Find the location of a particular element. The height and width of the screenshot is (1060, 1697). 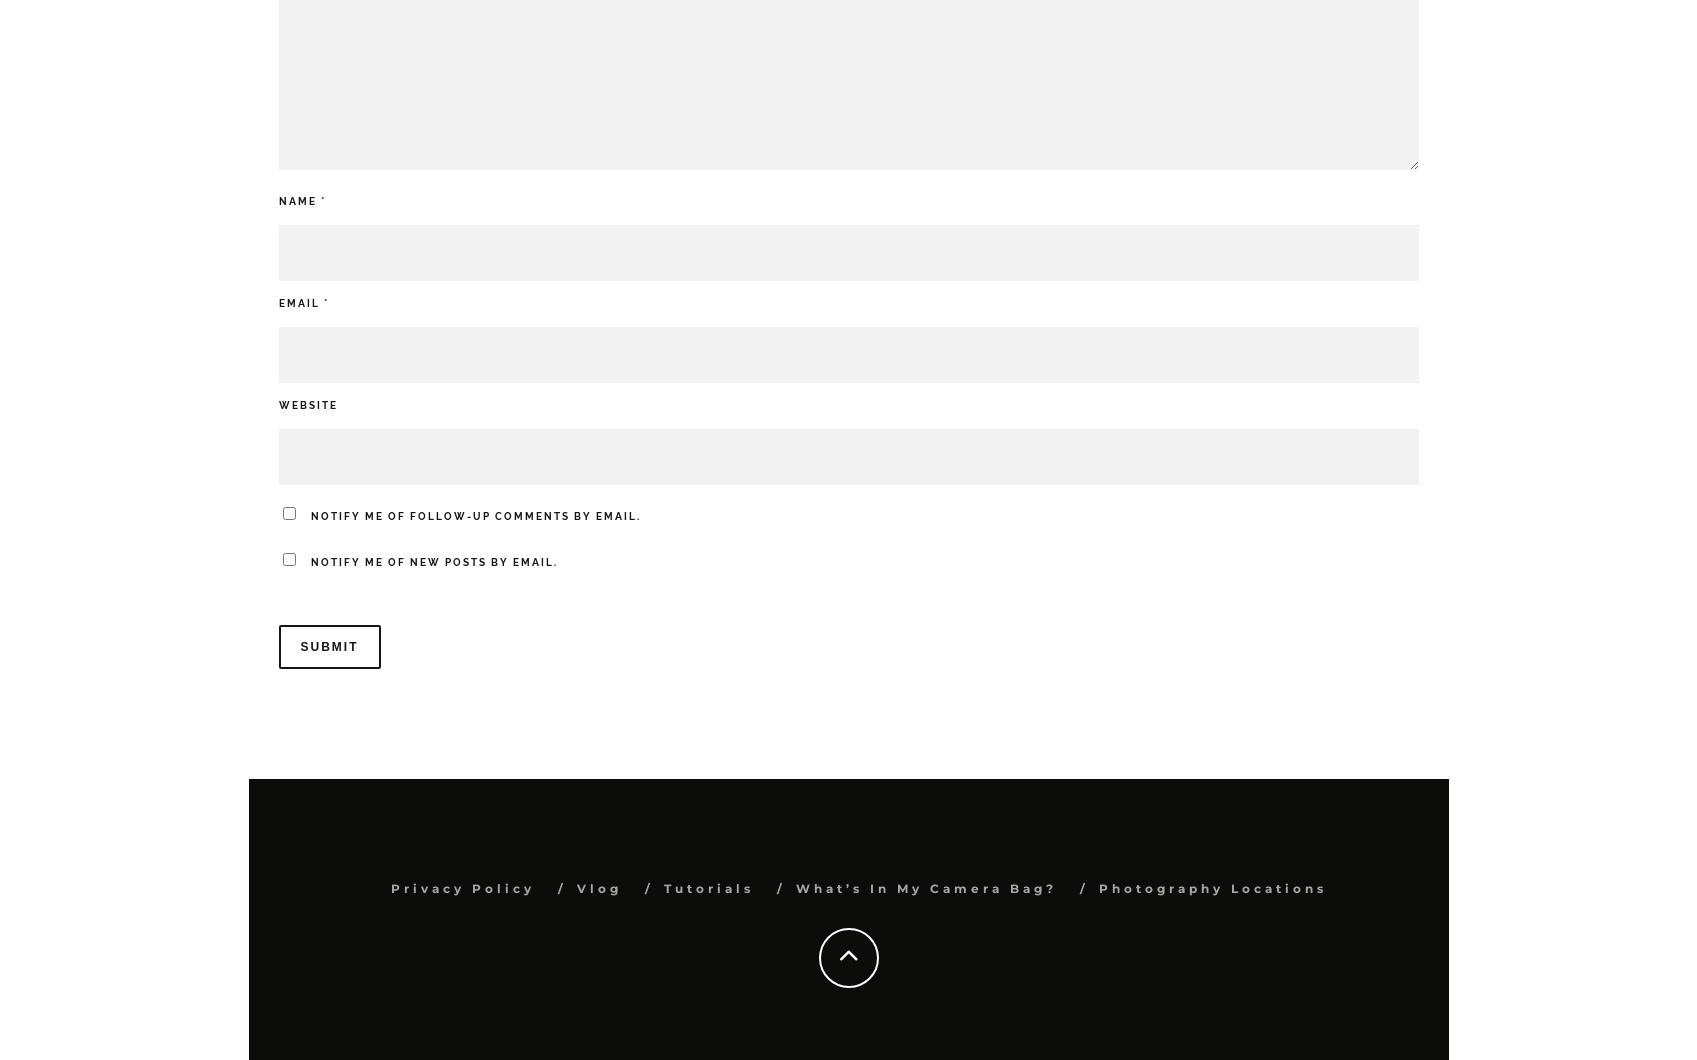

'Notify me of follow-up comments by email.' is located at coordinates (474, 514).